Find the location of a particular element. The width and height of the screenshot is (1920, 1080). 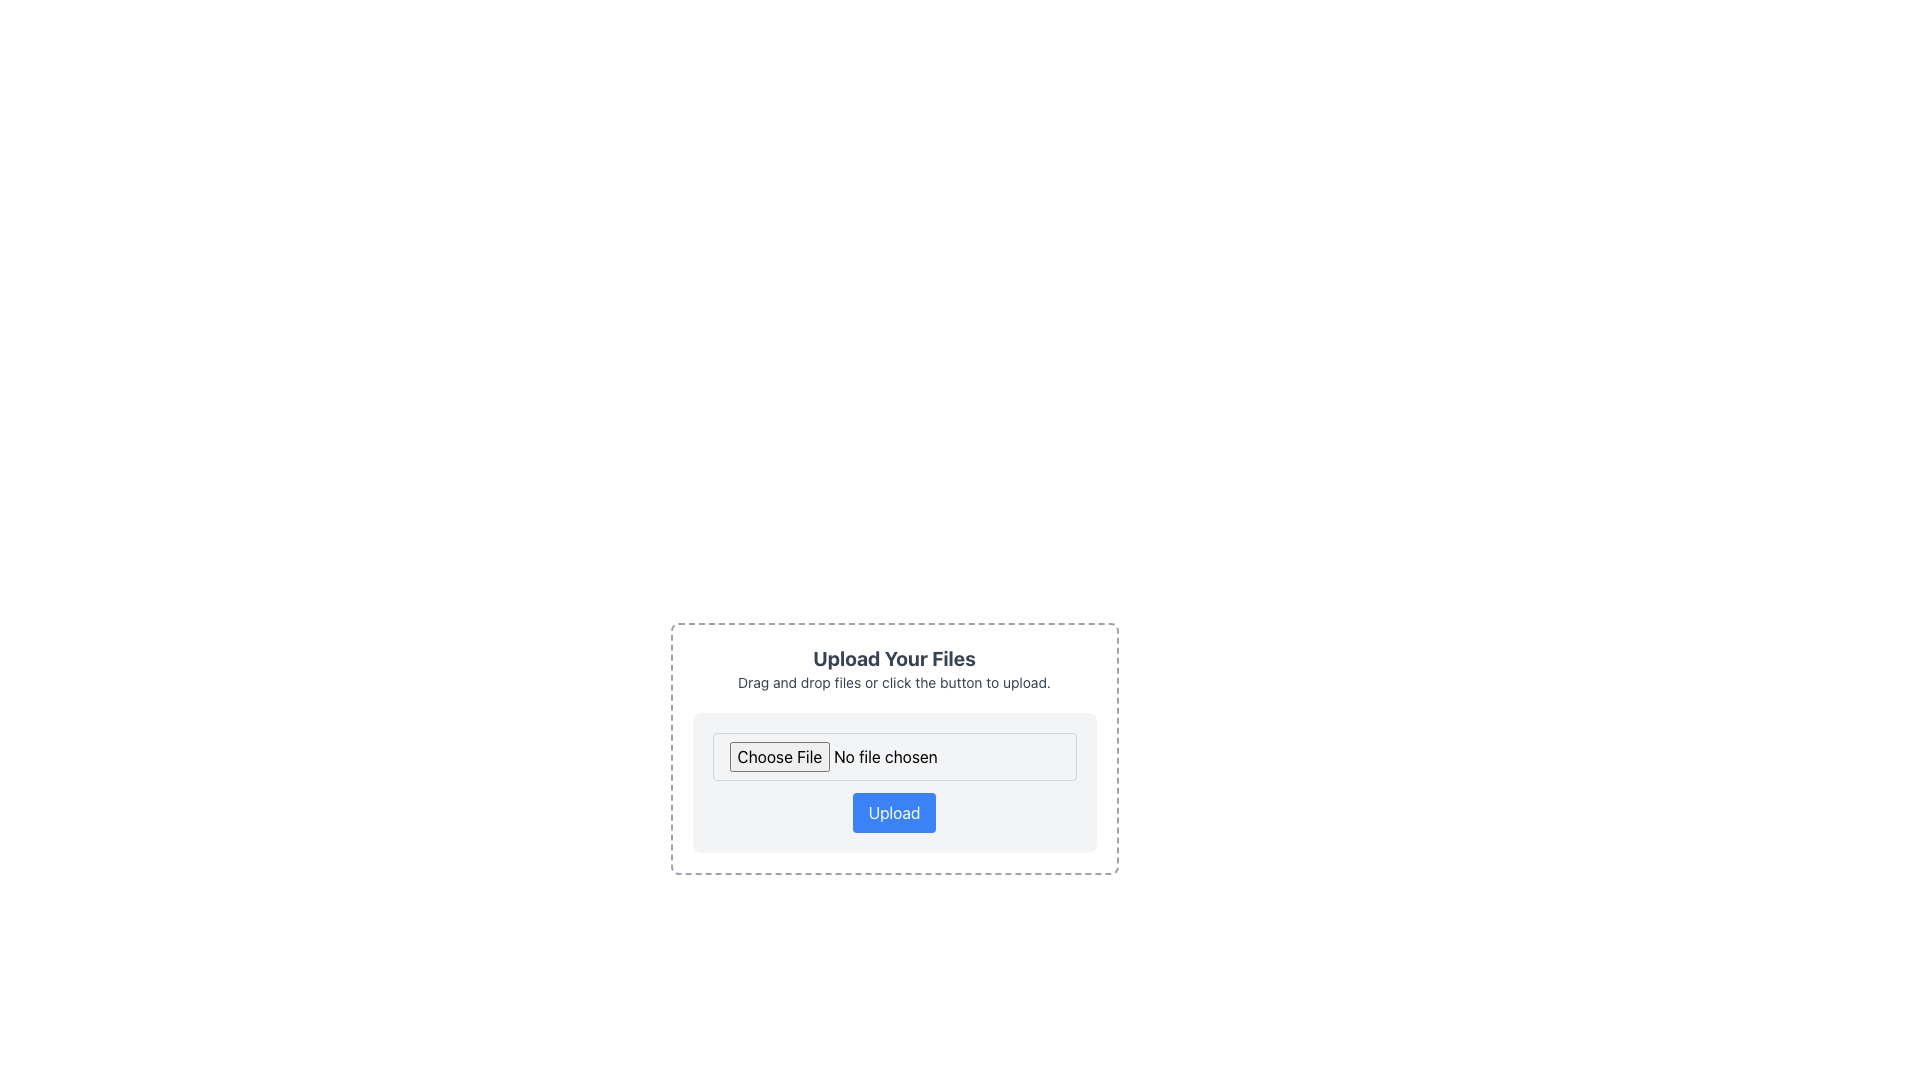

the file upload widget, which has a dashed border and includes the header 'Upload Your Files' and a button labeled 'Upload' is located at coordinates (893, 748).